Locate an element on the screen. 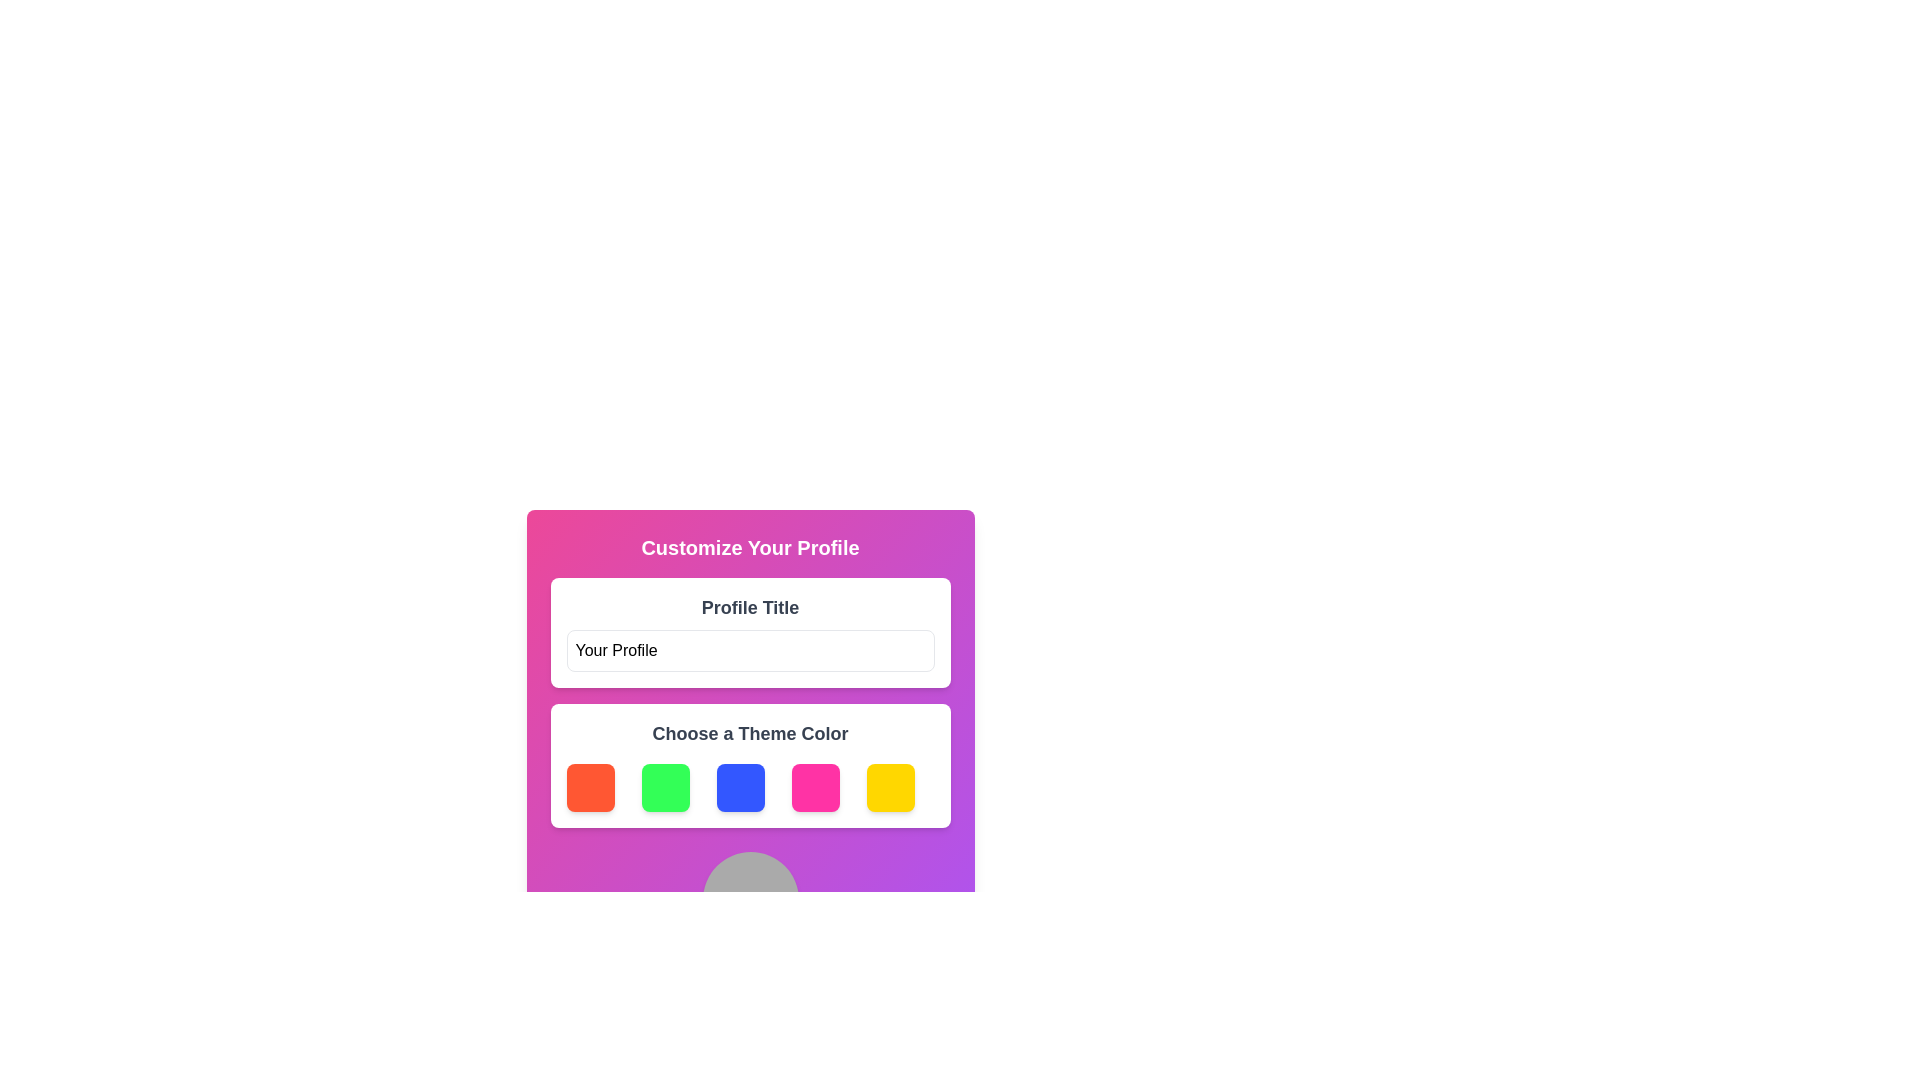 The height and width of the screenshot is (1080, 1920). the green square button with rounded corners located beneath the title 'Choose a Theme Color' to trigger any hover effects is located at coordinates (665, 786).